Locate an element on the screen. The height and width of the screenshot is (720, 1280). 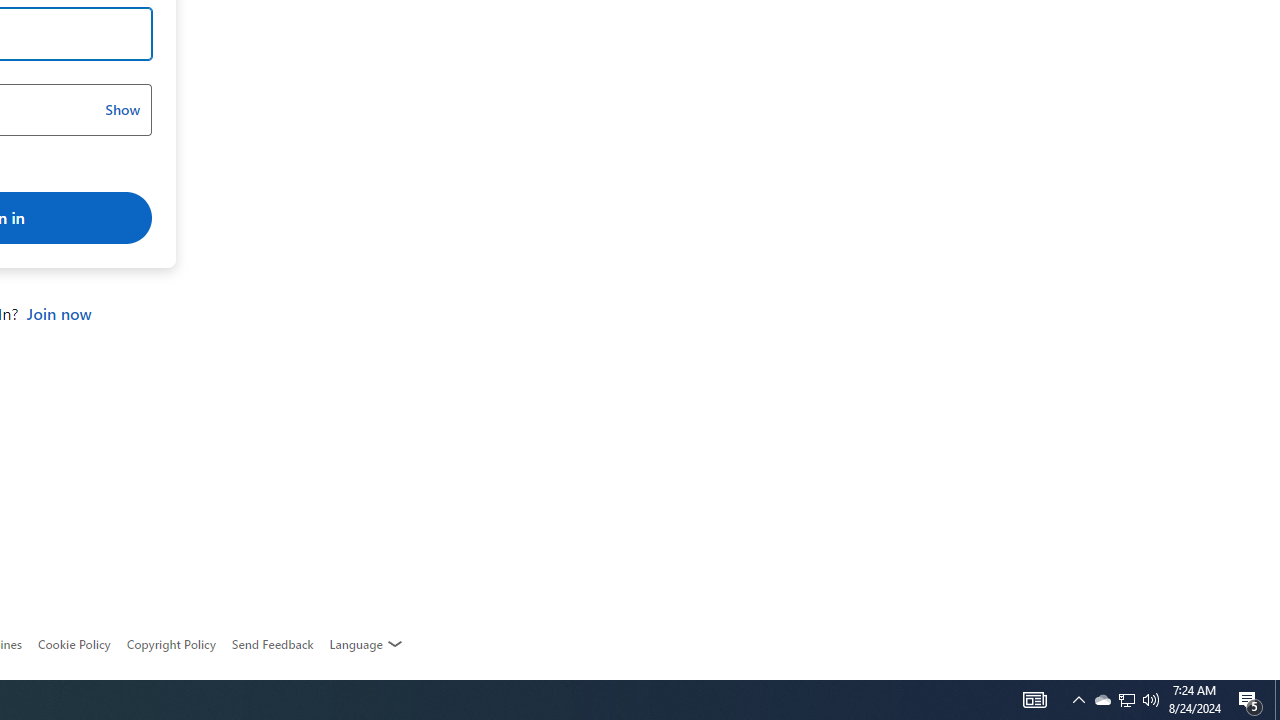
'Join now' is located at coordinates (58, 314).